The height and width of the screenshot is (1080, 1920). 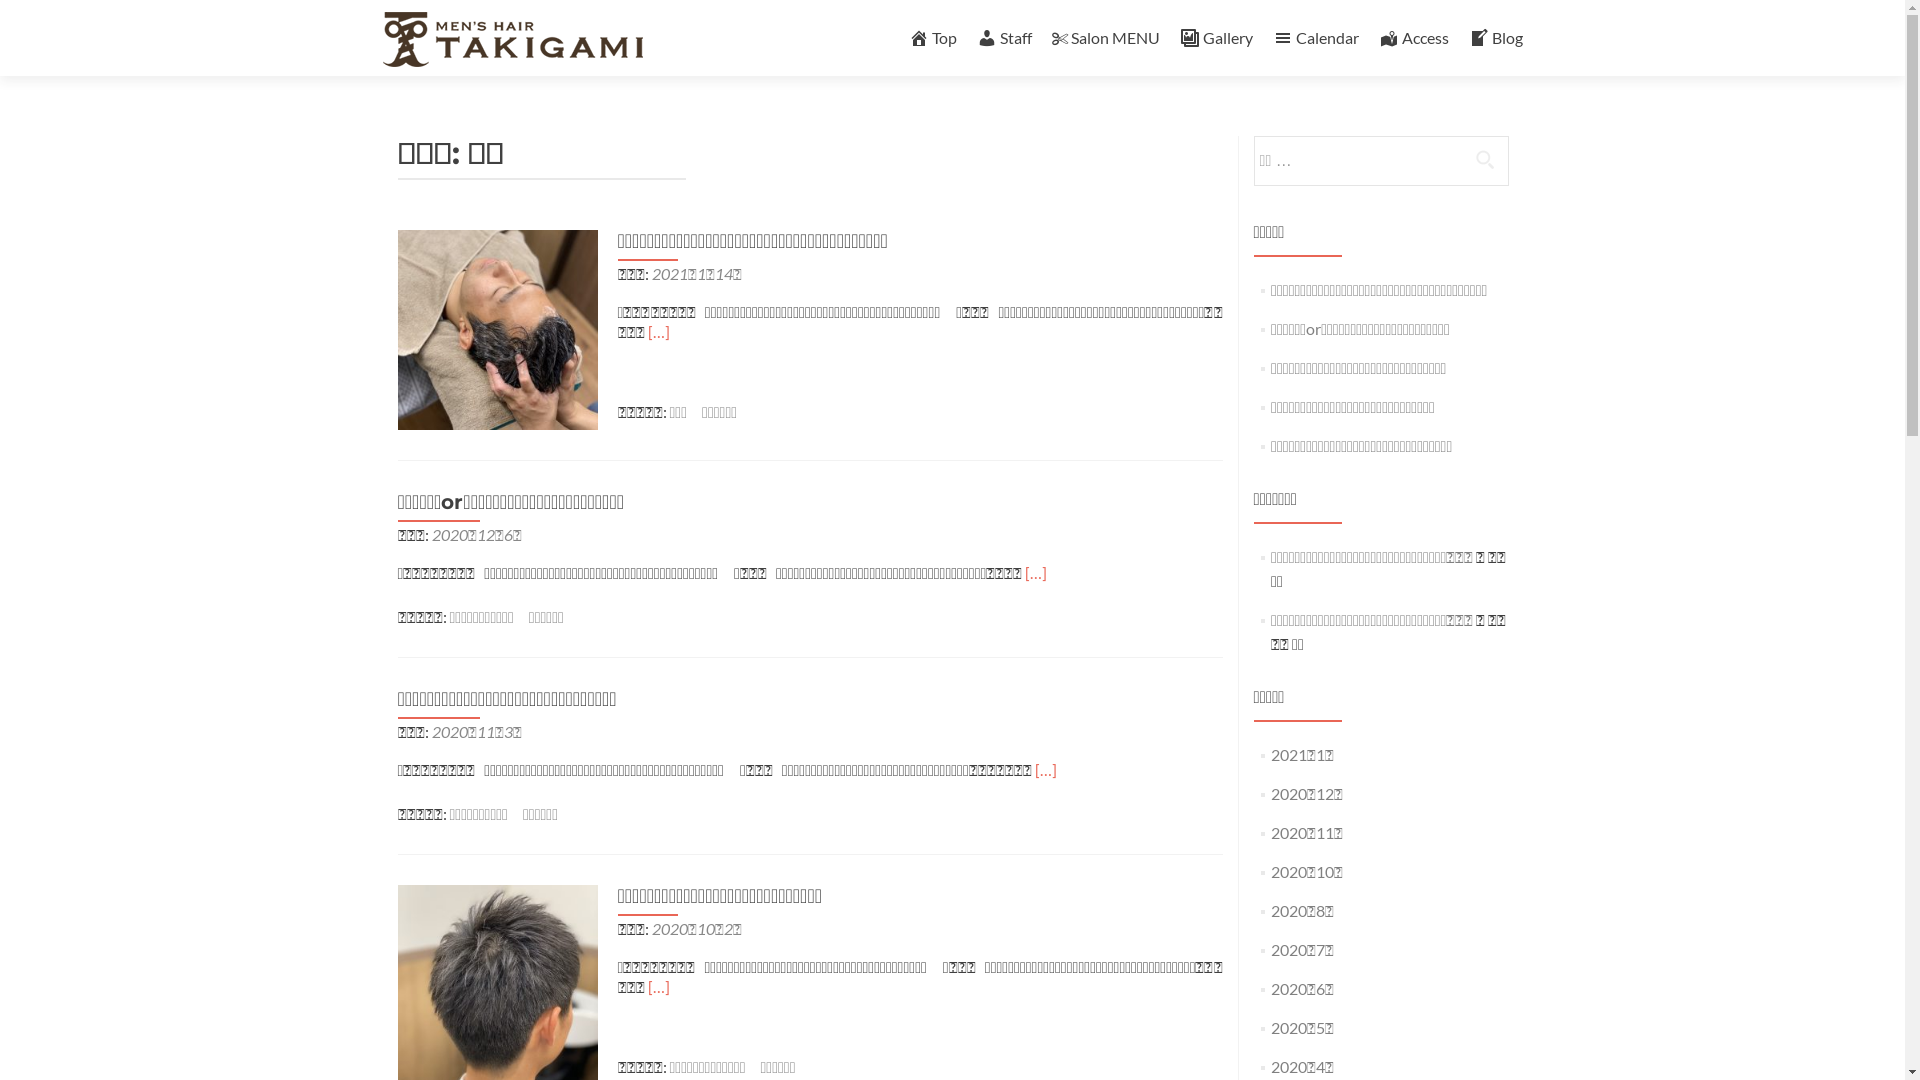 What do you see at coordinates (1494, 37) in the screenshot?
I see `'Blog'` at bounding box center [1494, 37].